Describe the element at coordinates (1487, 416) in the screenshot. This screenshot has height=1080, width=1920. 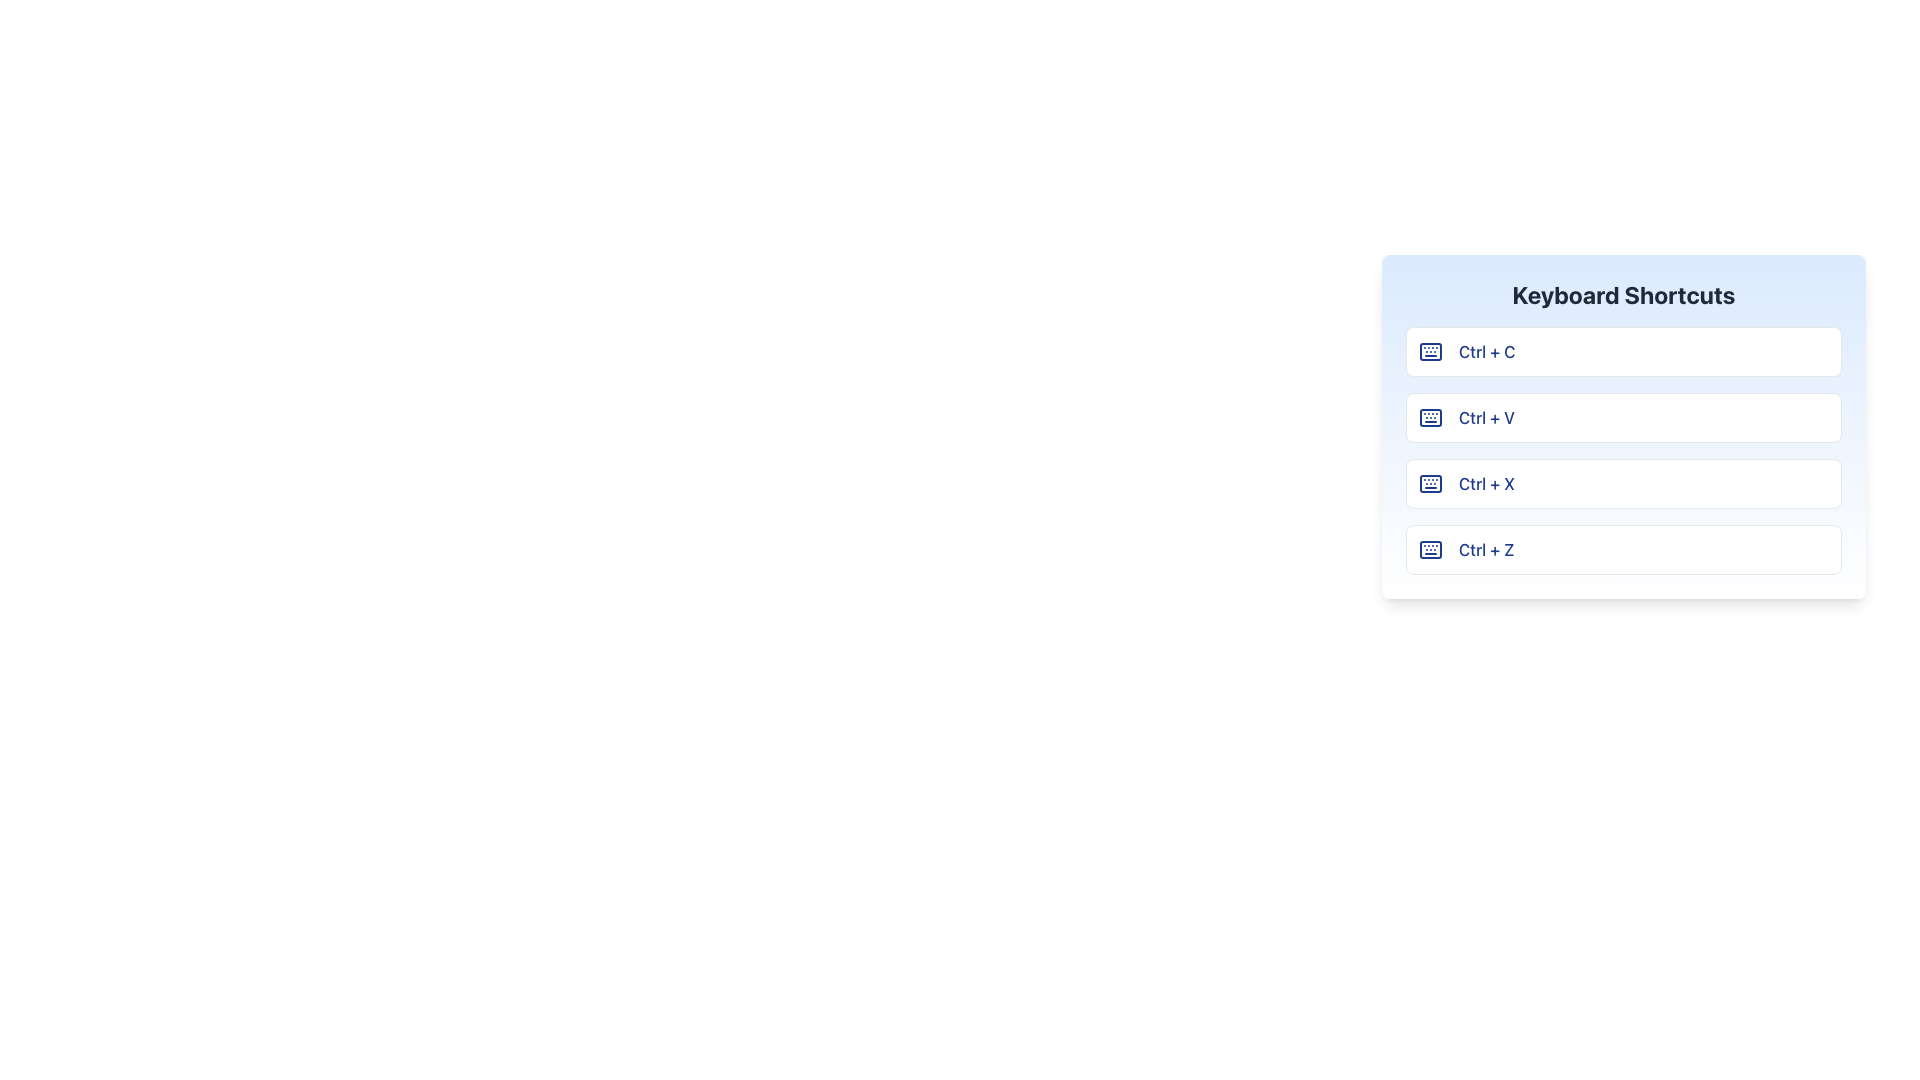
I see `the static text label displaying the shortcut 'Ctrl + V' in the keyboard shortcuts list, which is the second item between 'Ctrl + C' and 'Ctrl + X'` at that location.